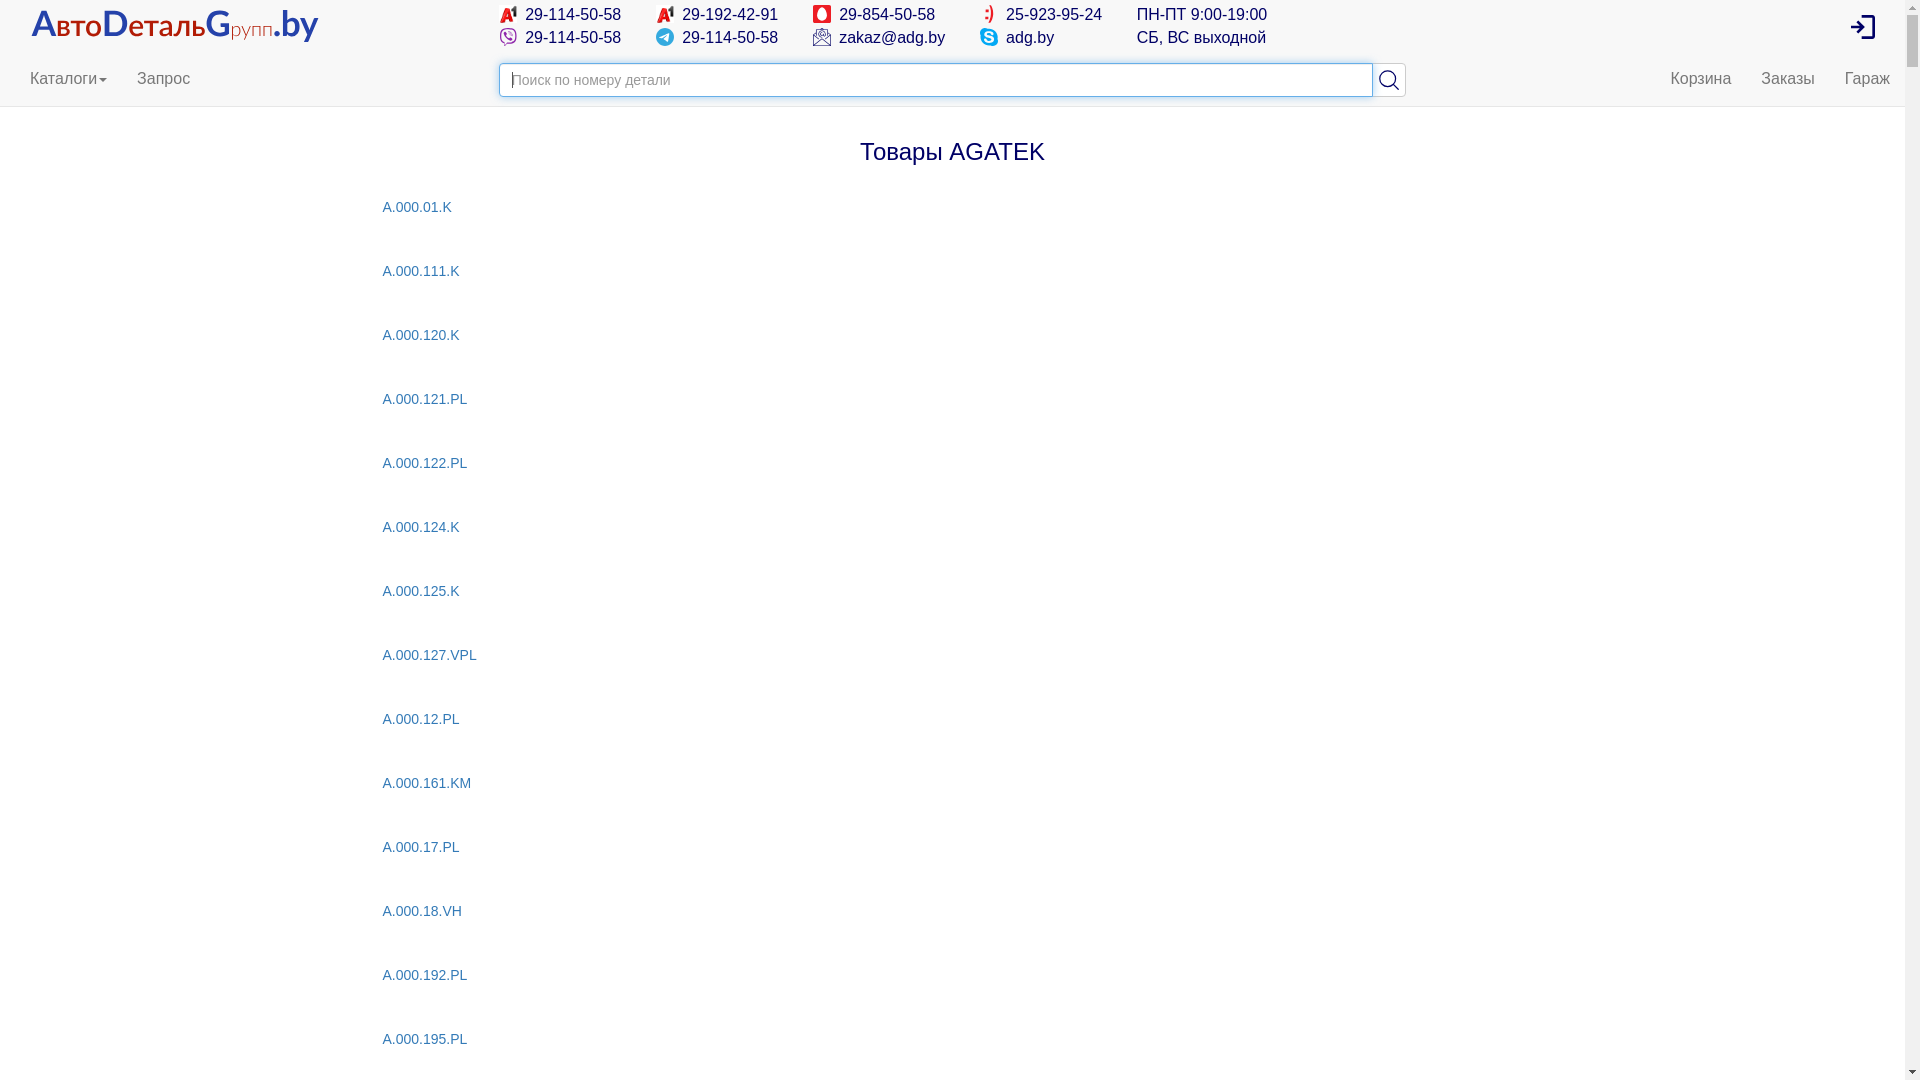 The image size is (1920, 1080). Describe the element at coordinates (950, 655) in the screenshot. I see `'A.000.127.VPL'` at that location.